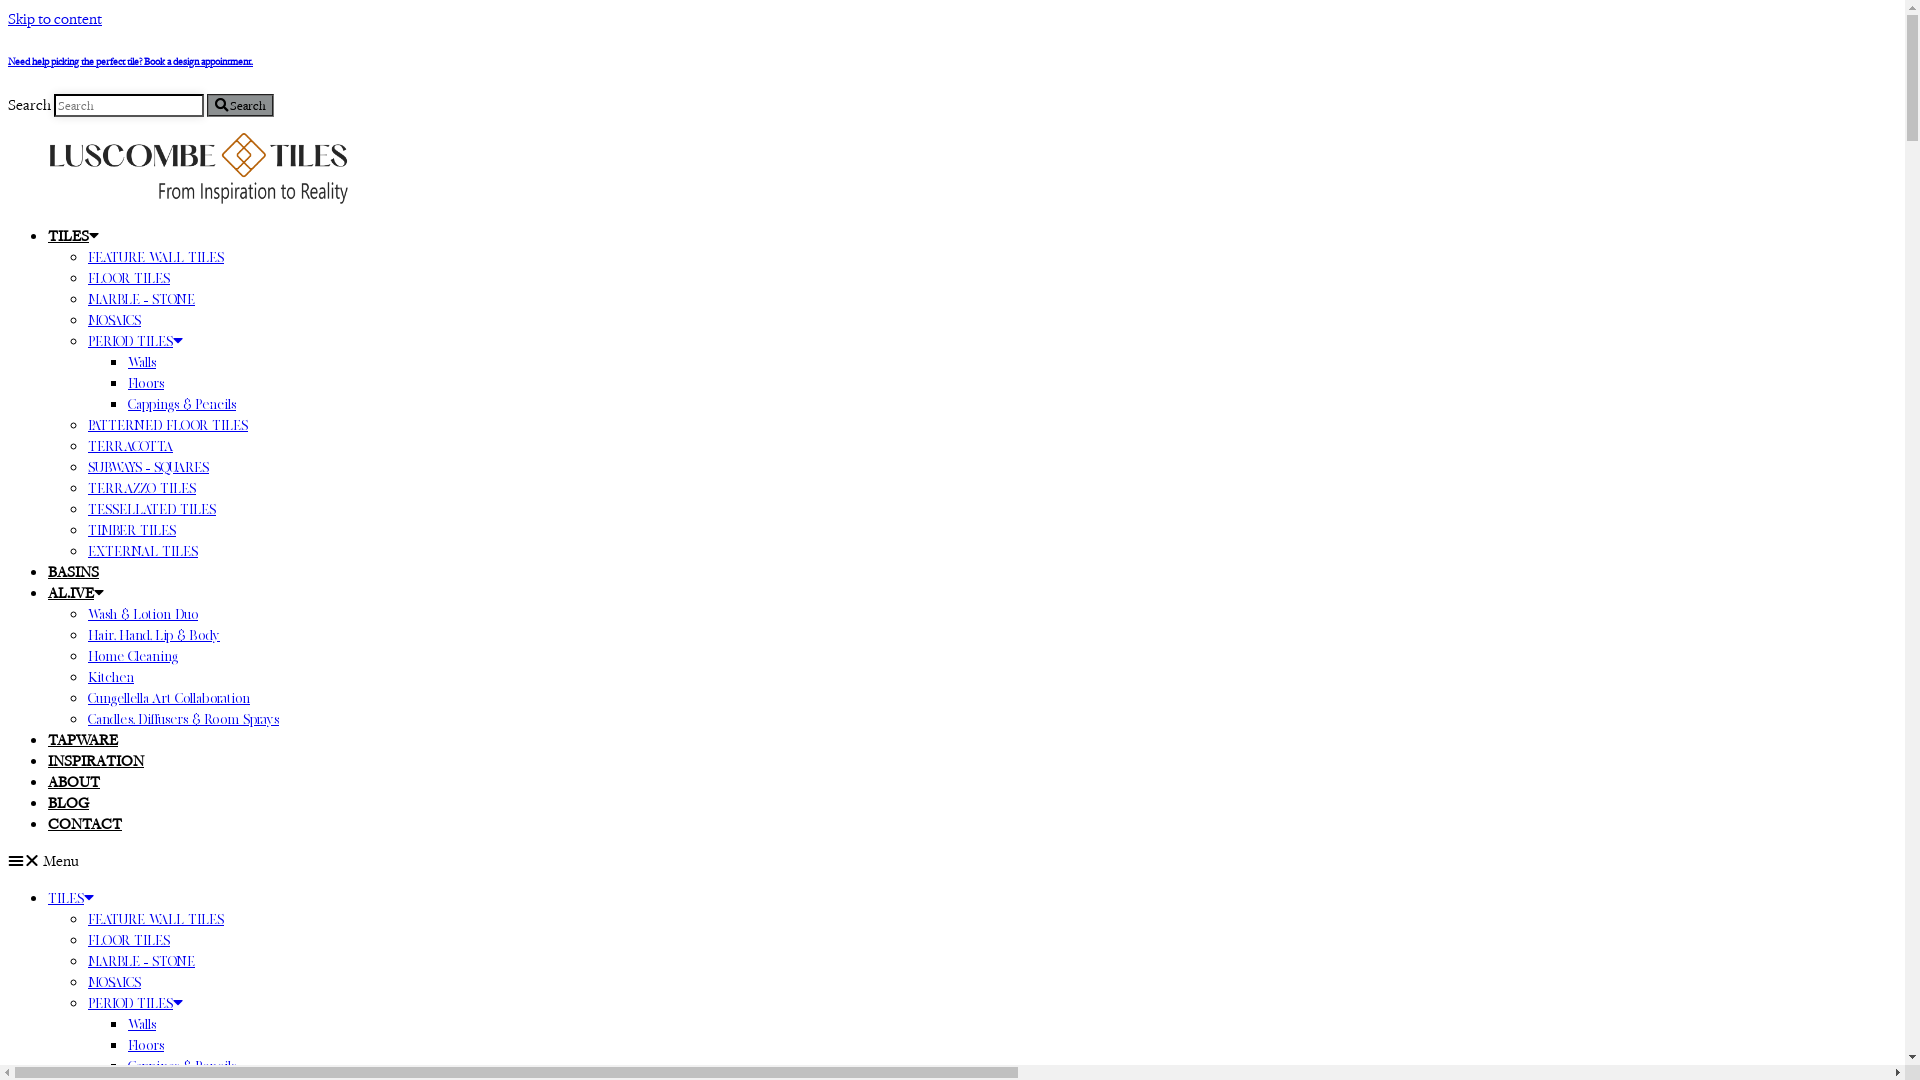 Image resolution: width=1920 pixels, height=1080 pixels. I want to click on 'Skip to content', so click(54, 18).